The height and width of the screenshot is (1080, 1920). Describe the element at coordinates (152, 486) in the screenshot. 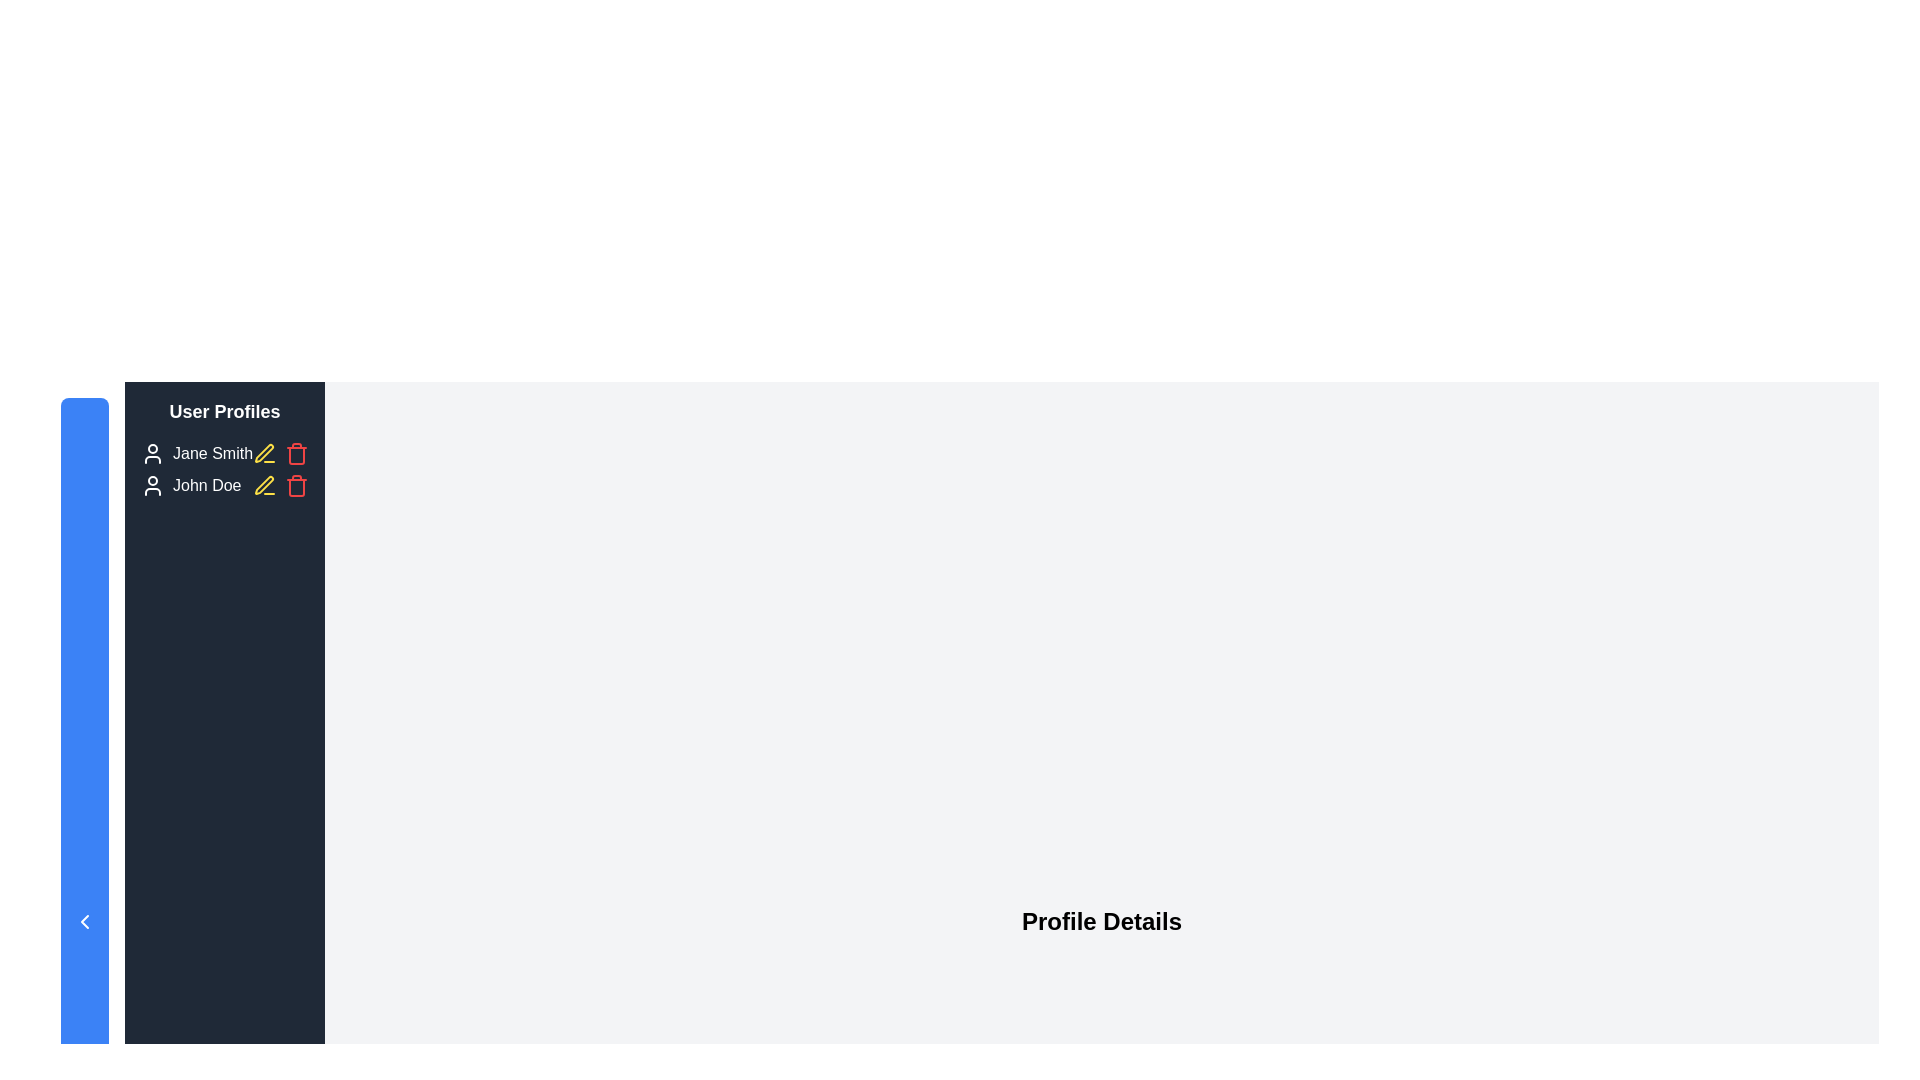

I see `the user profile icon, which is a white outline of a person on a dark background, located in the 'User Profiles' panel next to the label 'John Doe'` at that location.